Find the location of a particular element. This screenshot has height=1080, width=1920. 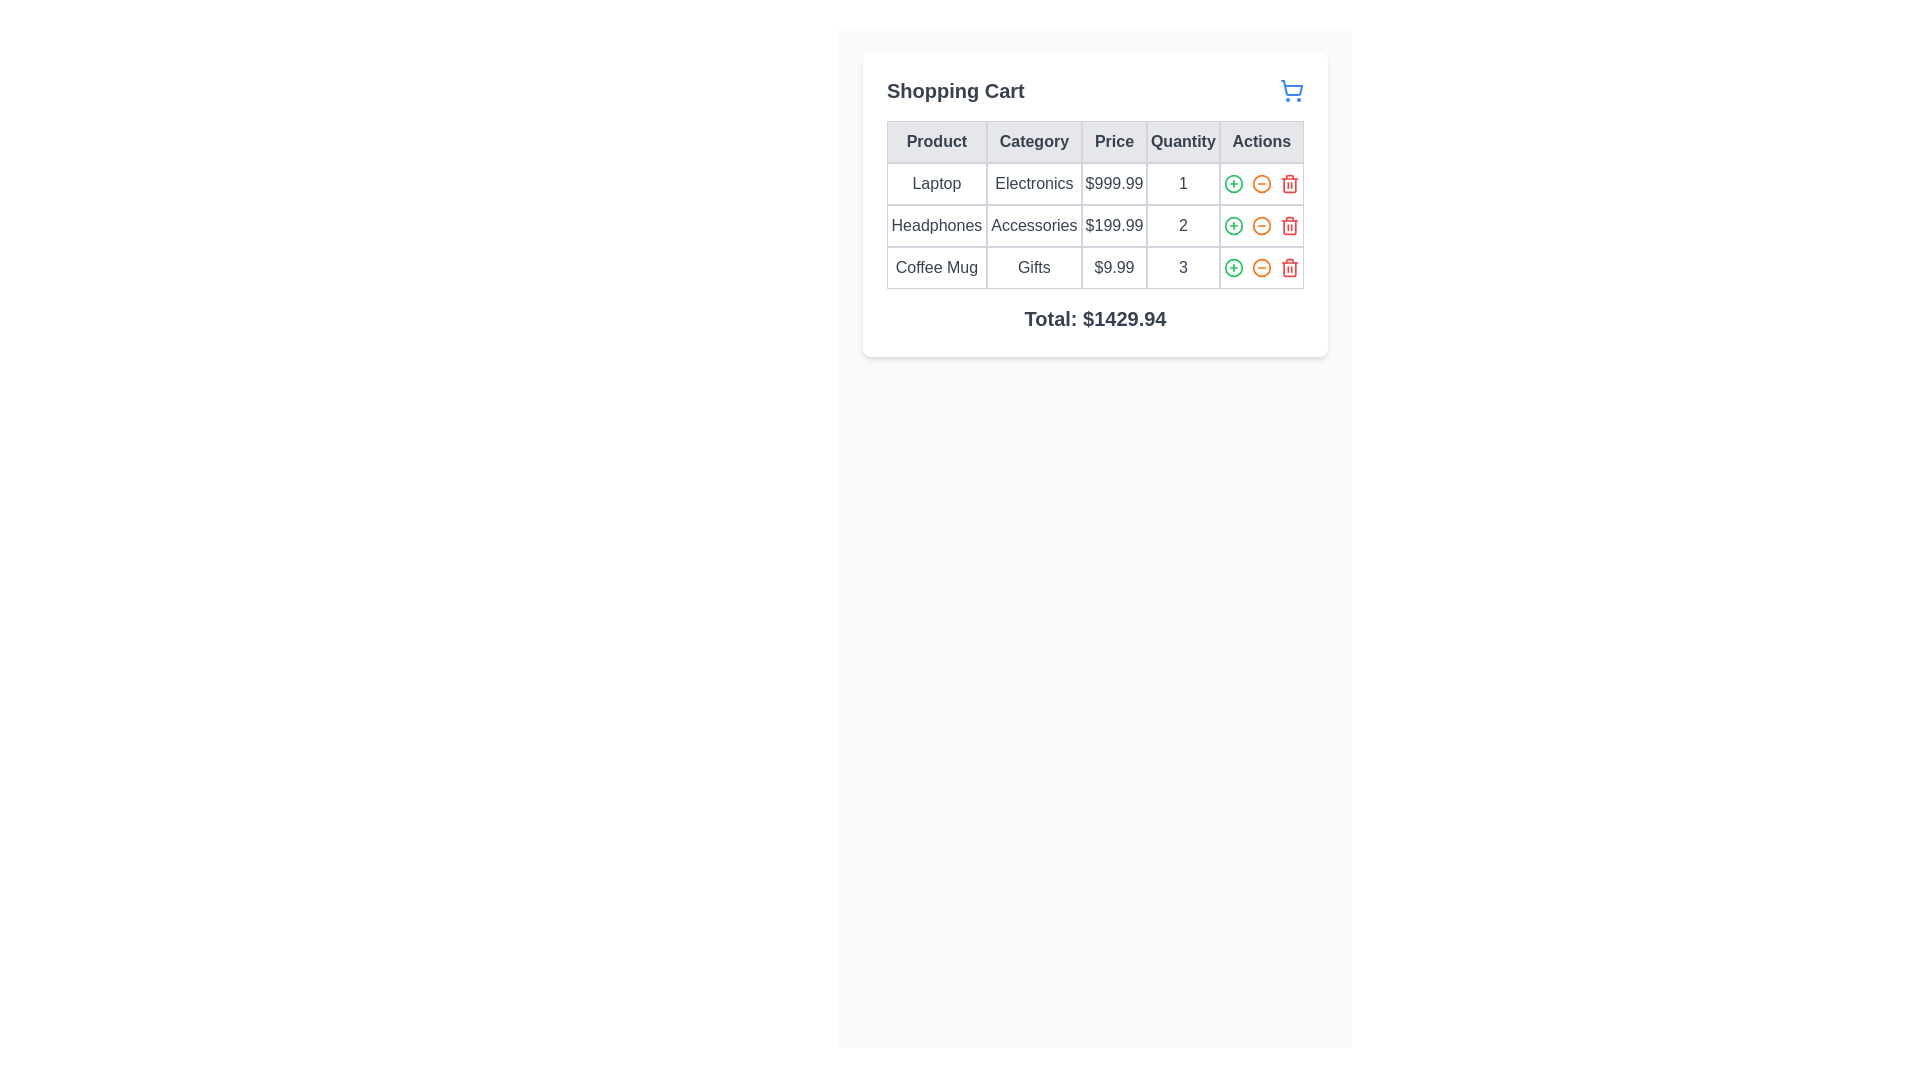

the table header column labeled 'Price', which is the third column in the header row of the table, styled with a thin border and bold dark text on a light background is located at coordinates (1113, 141).